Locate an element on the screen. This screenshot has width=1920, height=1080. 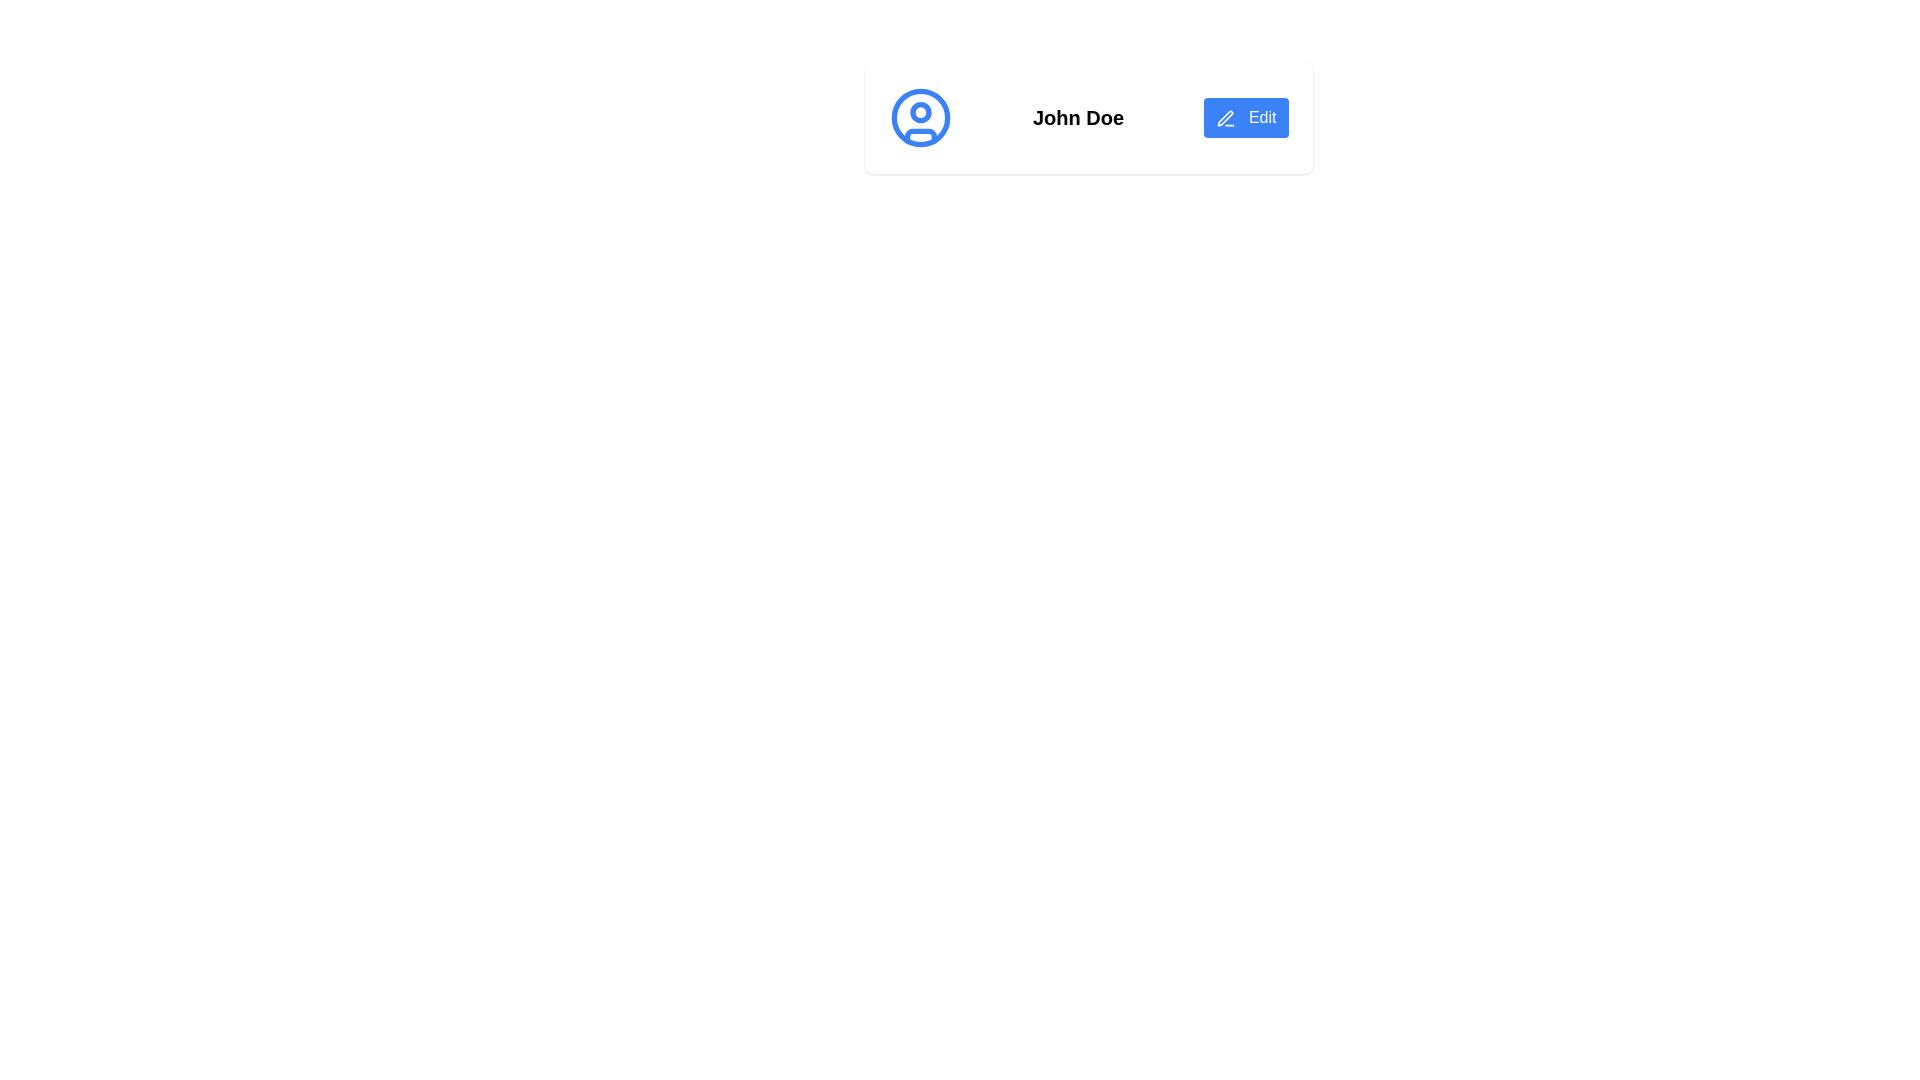
the 'Edit' button which contains the icon representing the 'Edit' action, located centrally next to the text label 'Edit' is located at coordinates (1225, 118).